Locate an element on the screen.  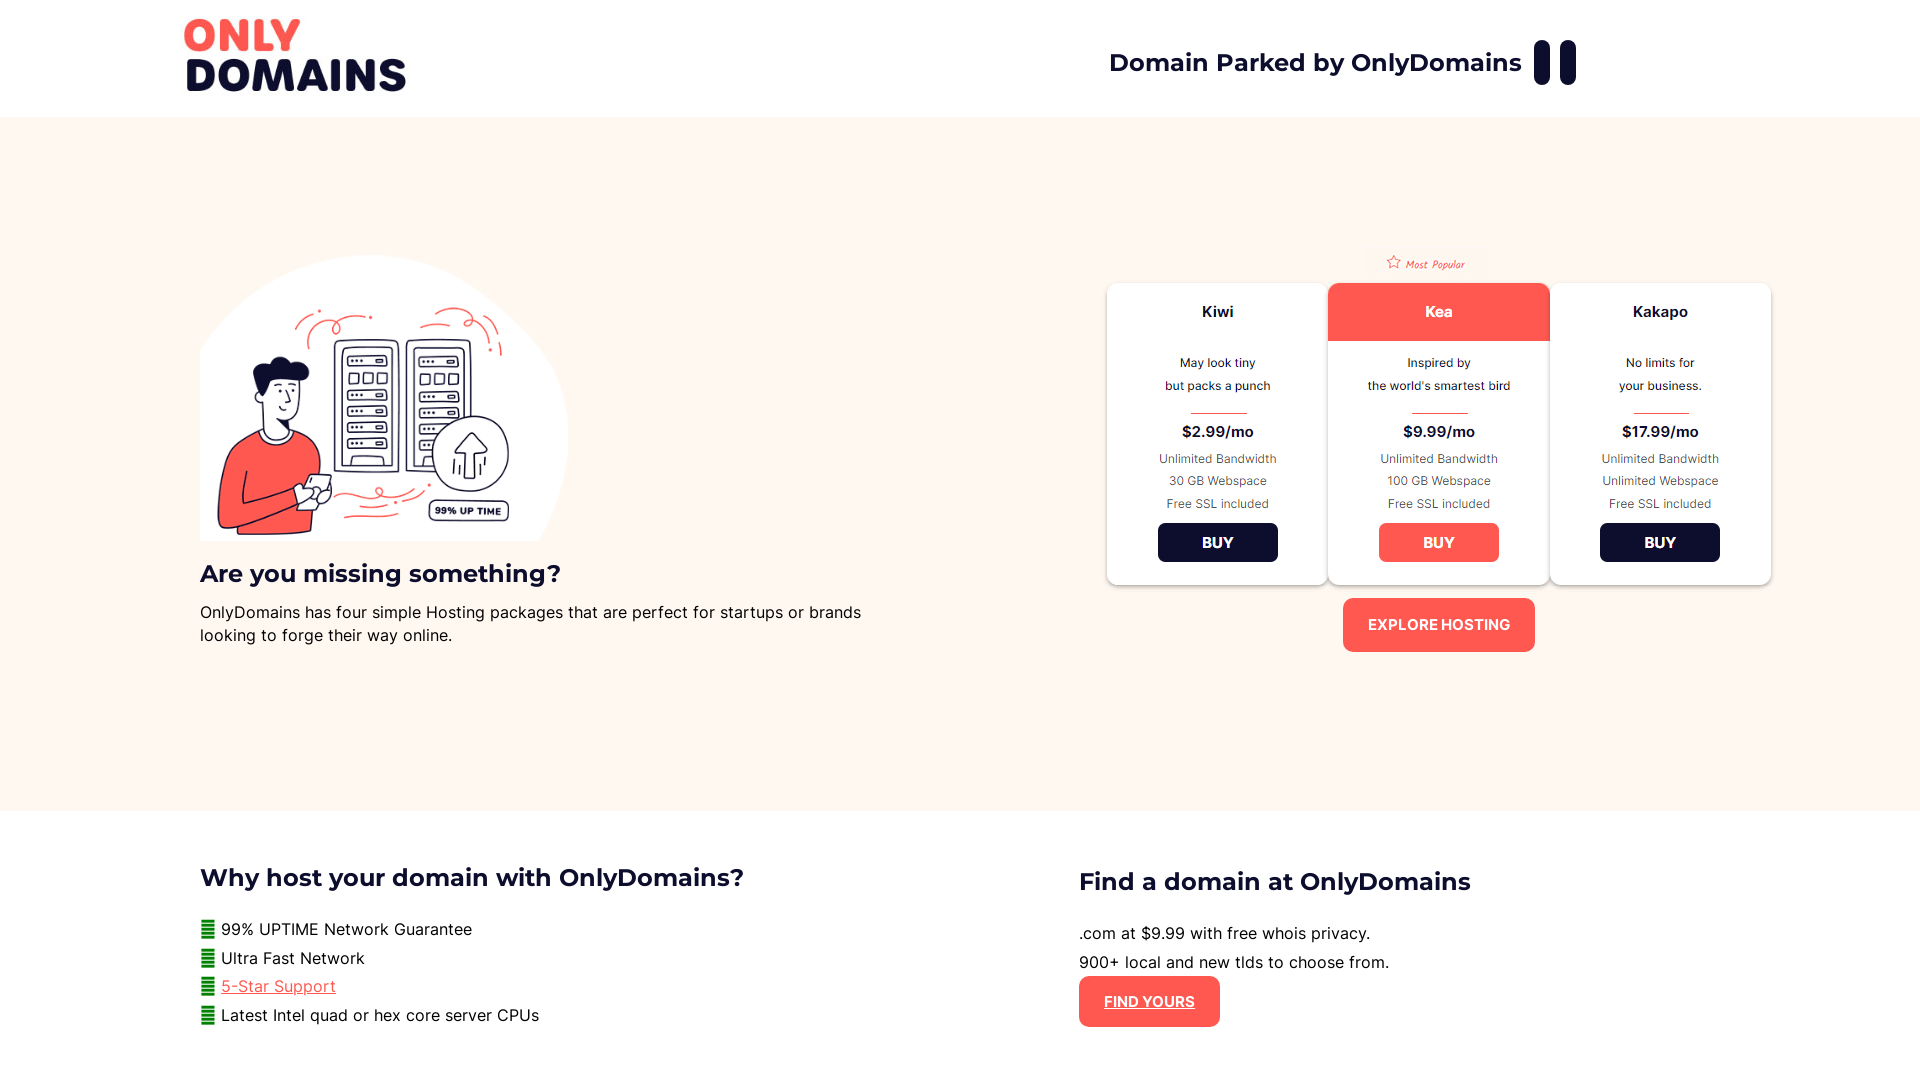
'EXPLORE HOSTING' is located at coordinates (1438, 623).